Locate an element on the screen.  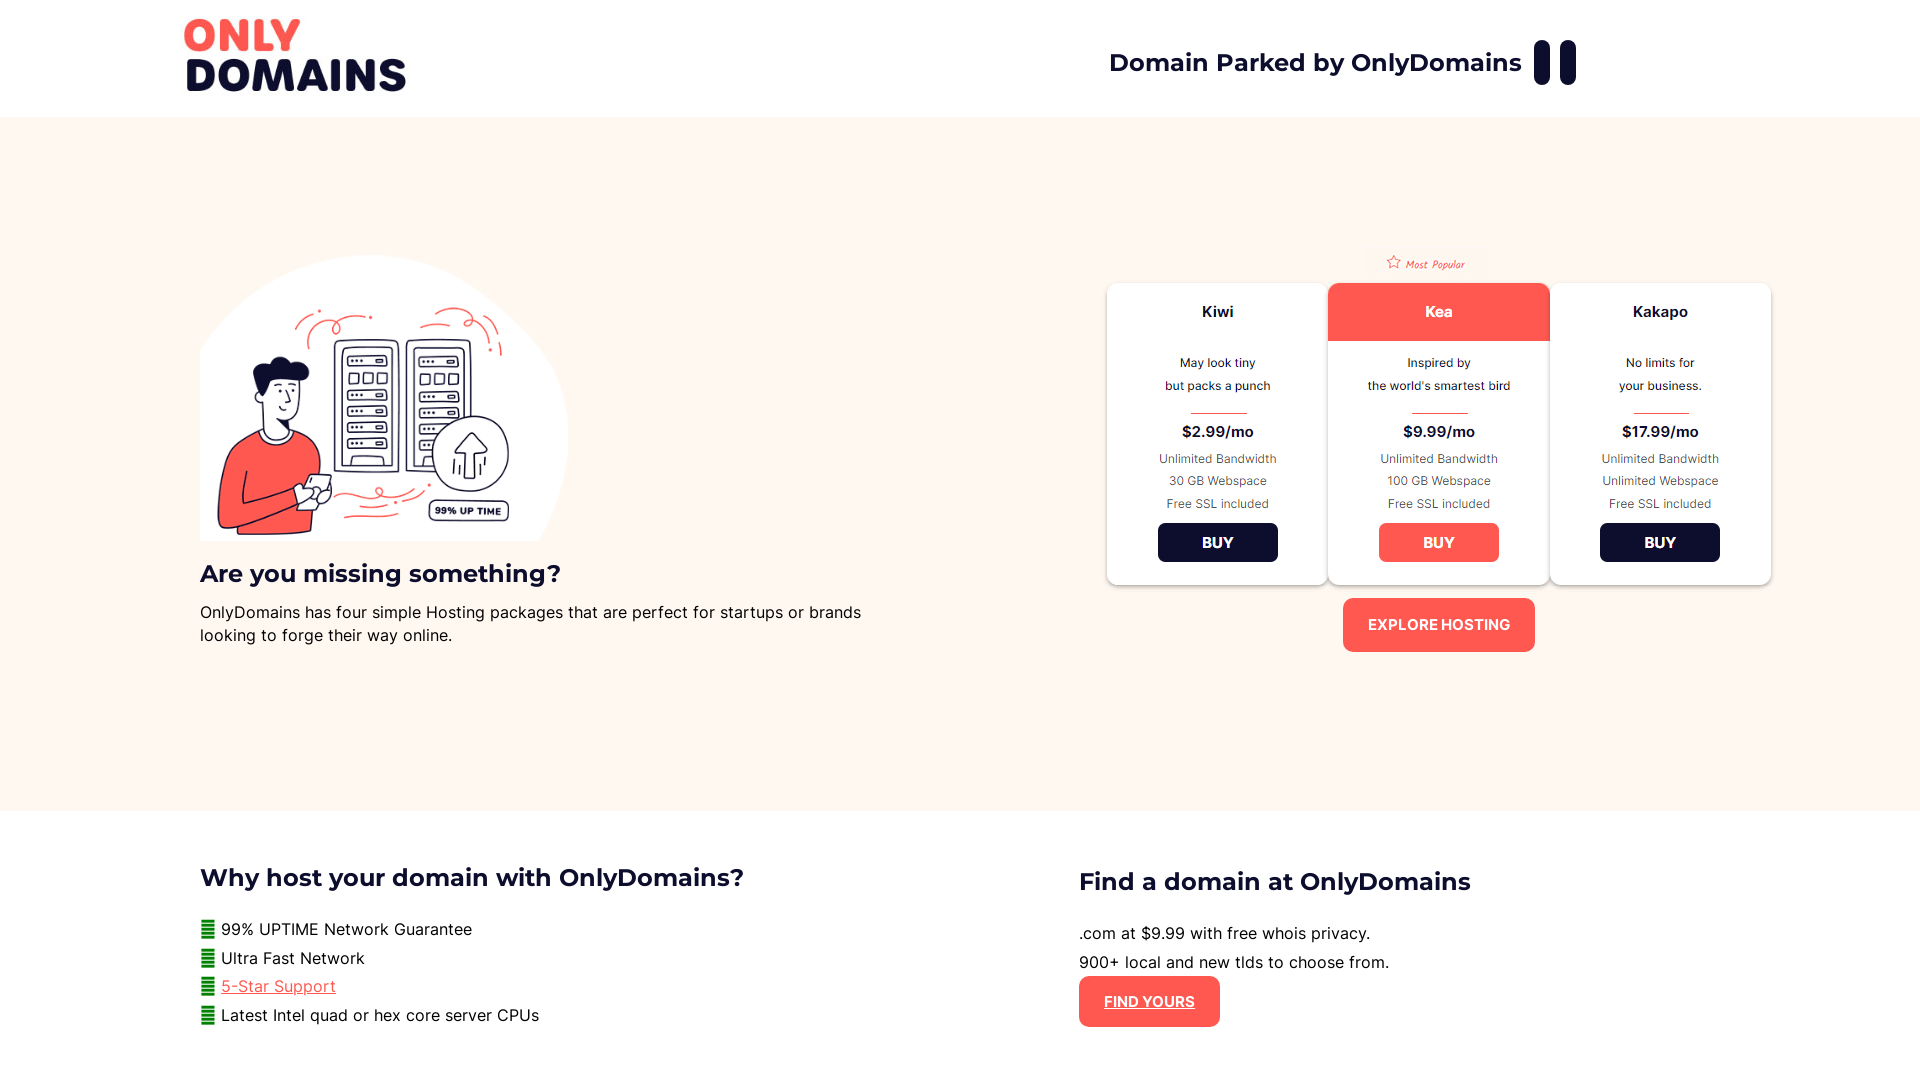
'EXPLORE HOSTING' is located at coordinates (1438, 623).